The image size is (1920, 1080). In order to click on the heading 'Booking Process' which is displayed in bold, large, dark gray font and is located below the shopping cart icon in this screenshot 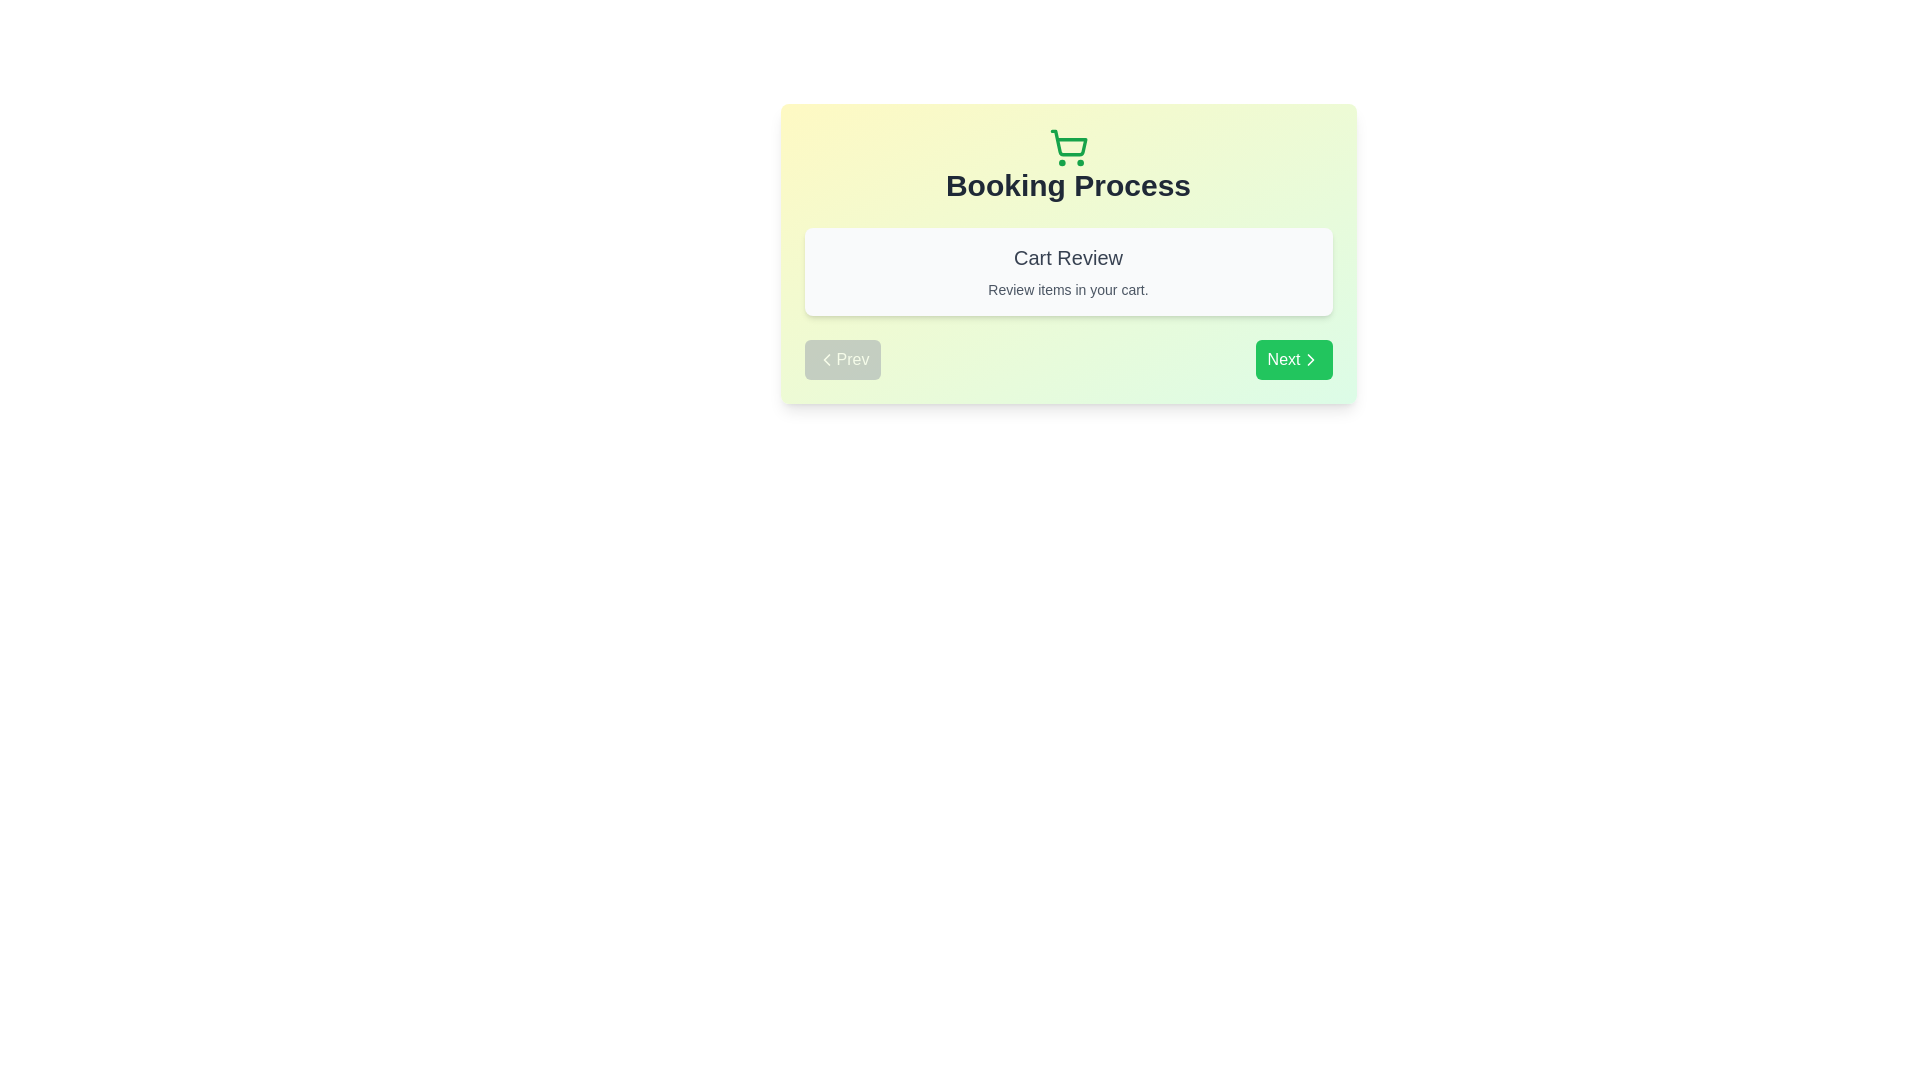, I will do `click(1067, 164)`.